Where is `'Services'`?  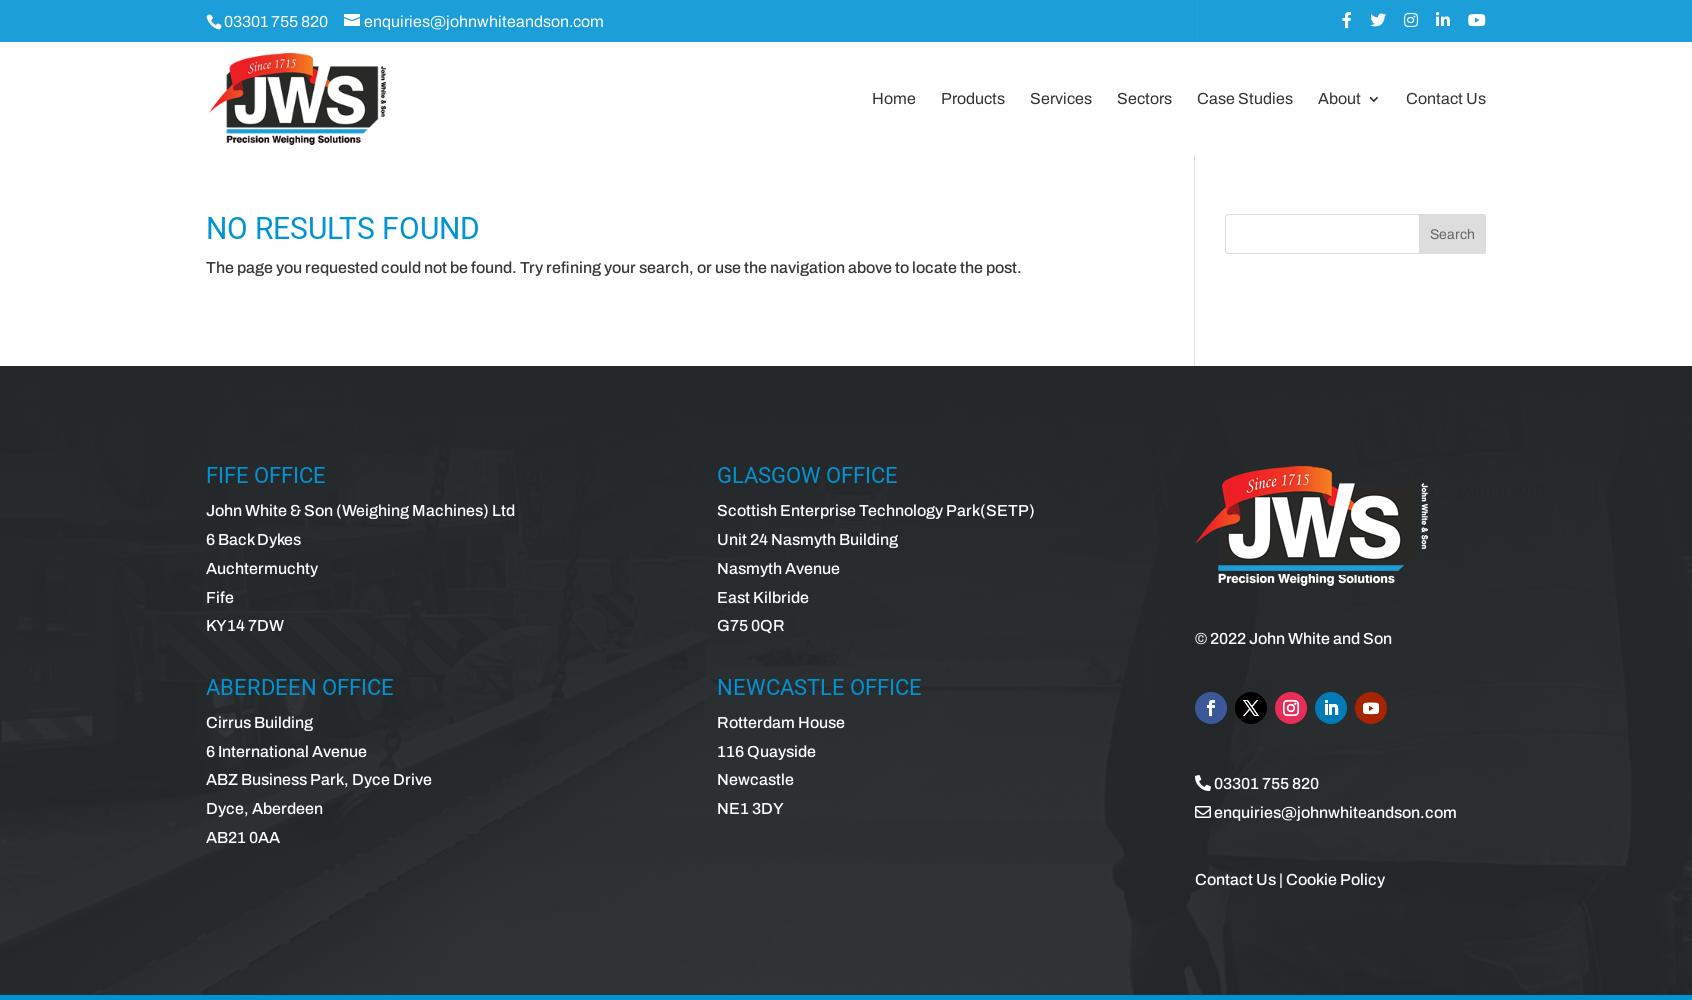
'Services' is located at coordinates (1028, 97).